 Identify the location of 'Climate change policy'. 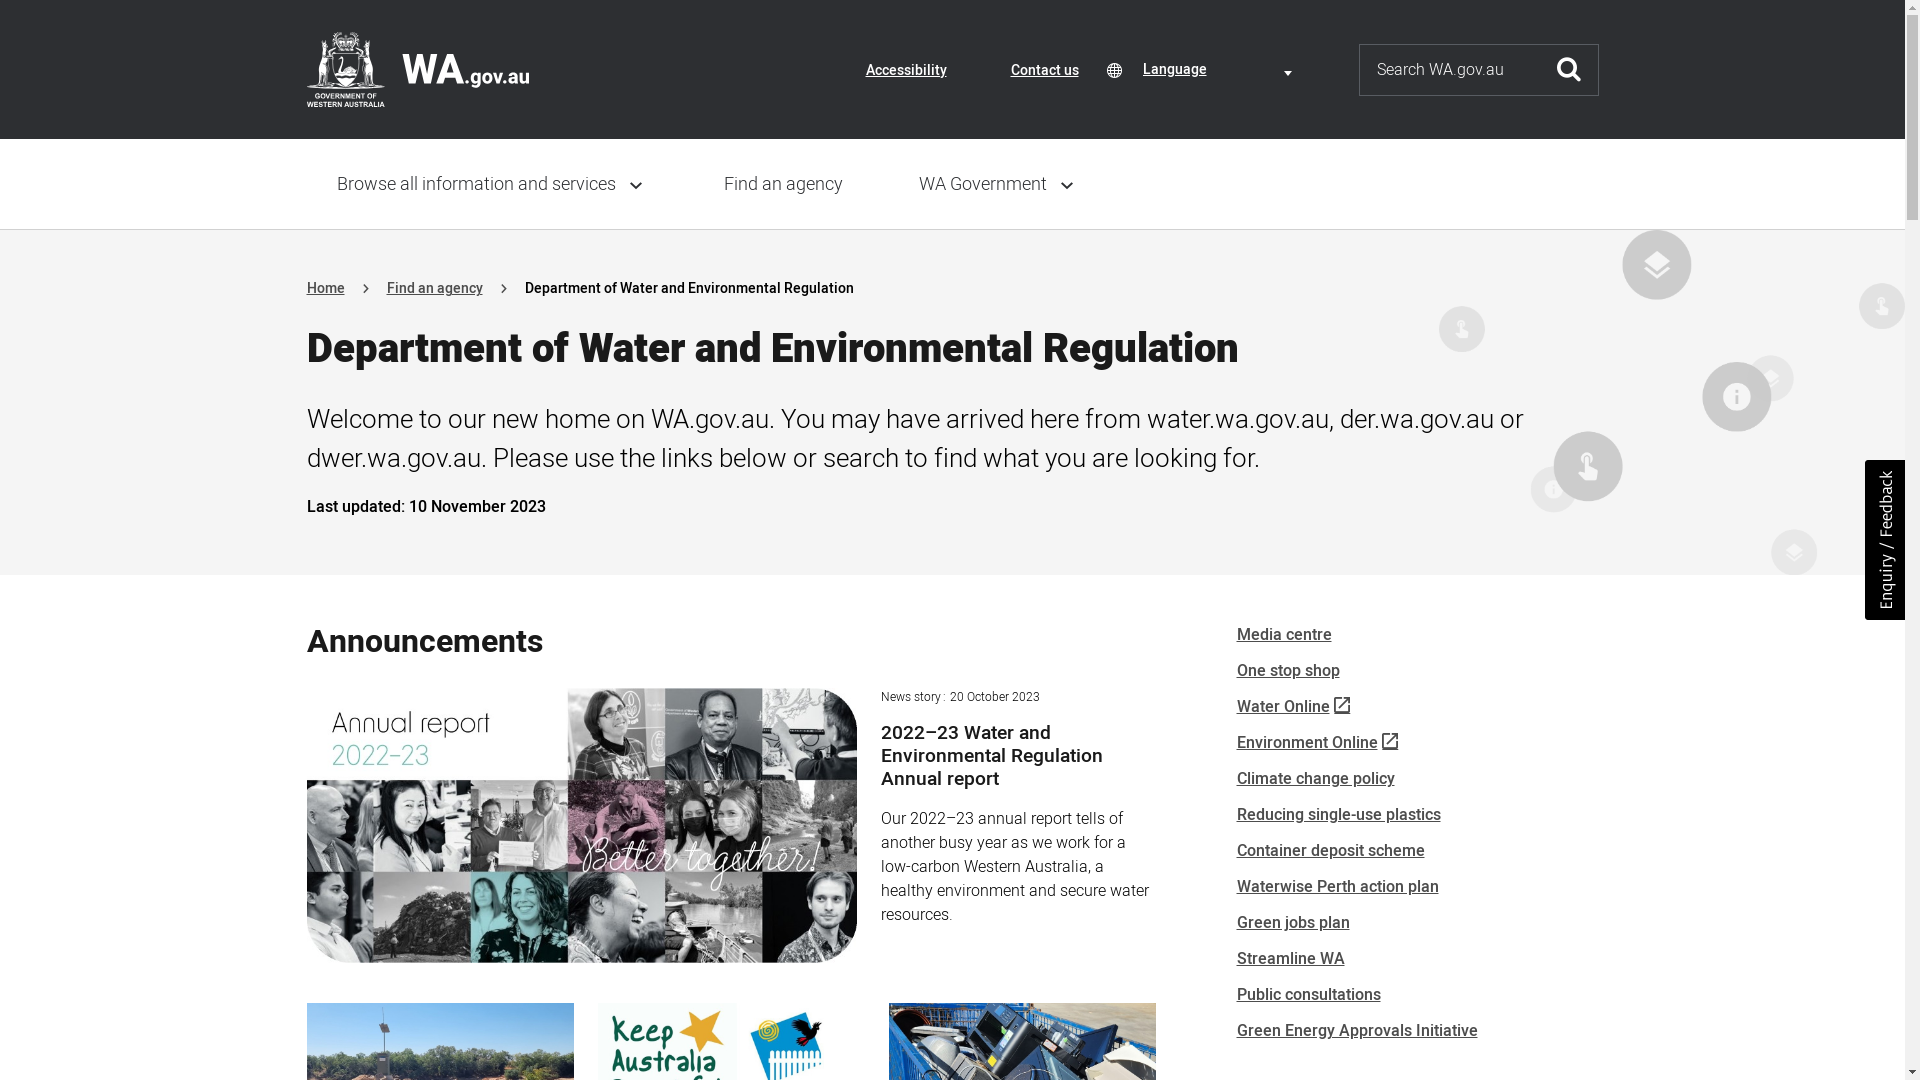
(1315, 778).